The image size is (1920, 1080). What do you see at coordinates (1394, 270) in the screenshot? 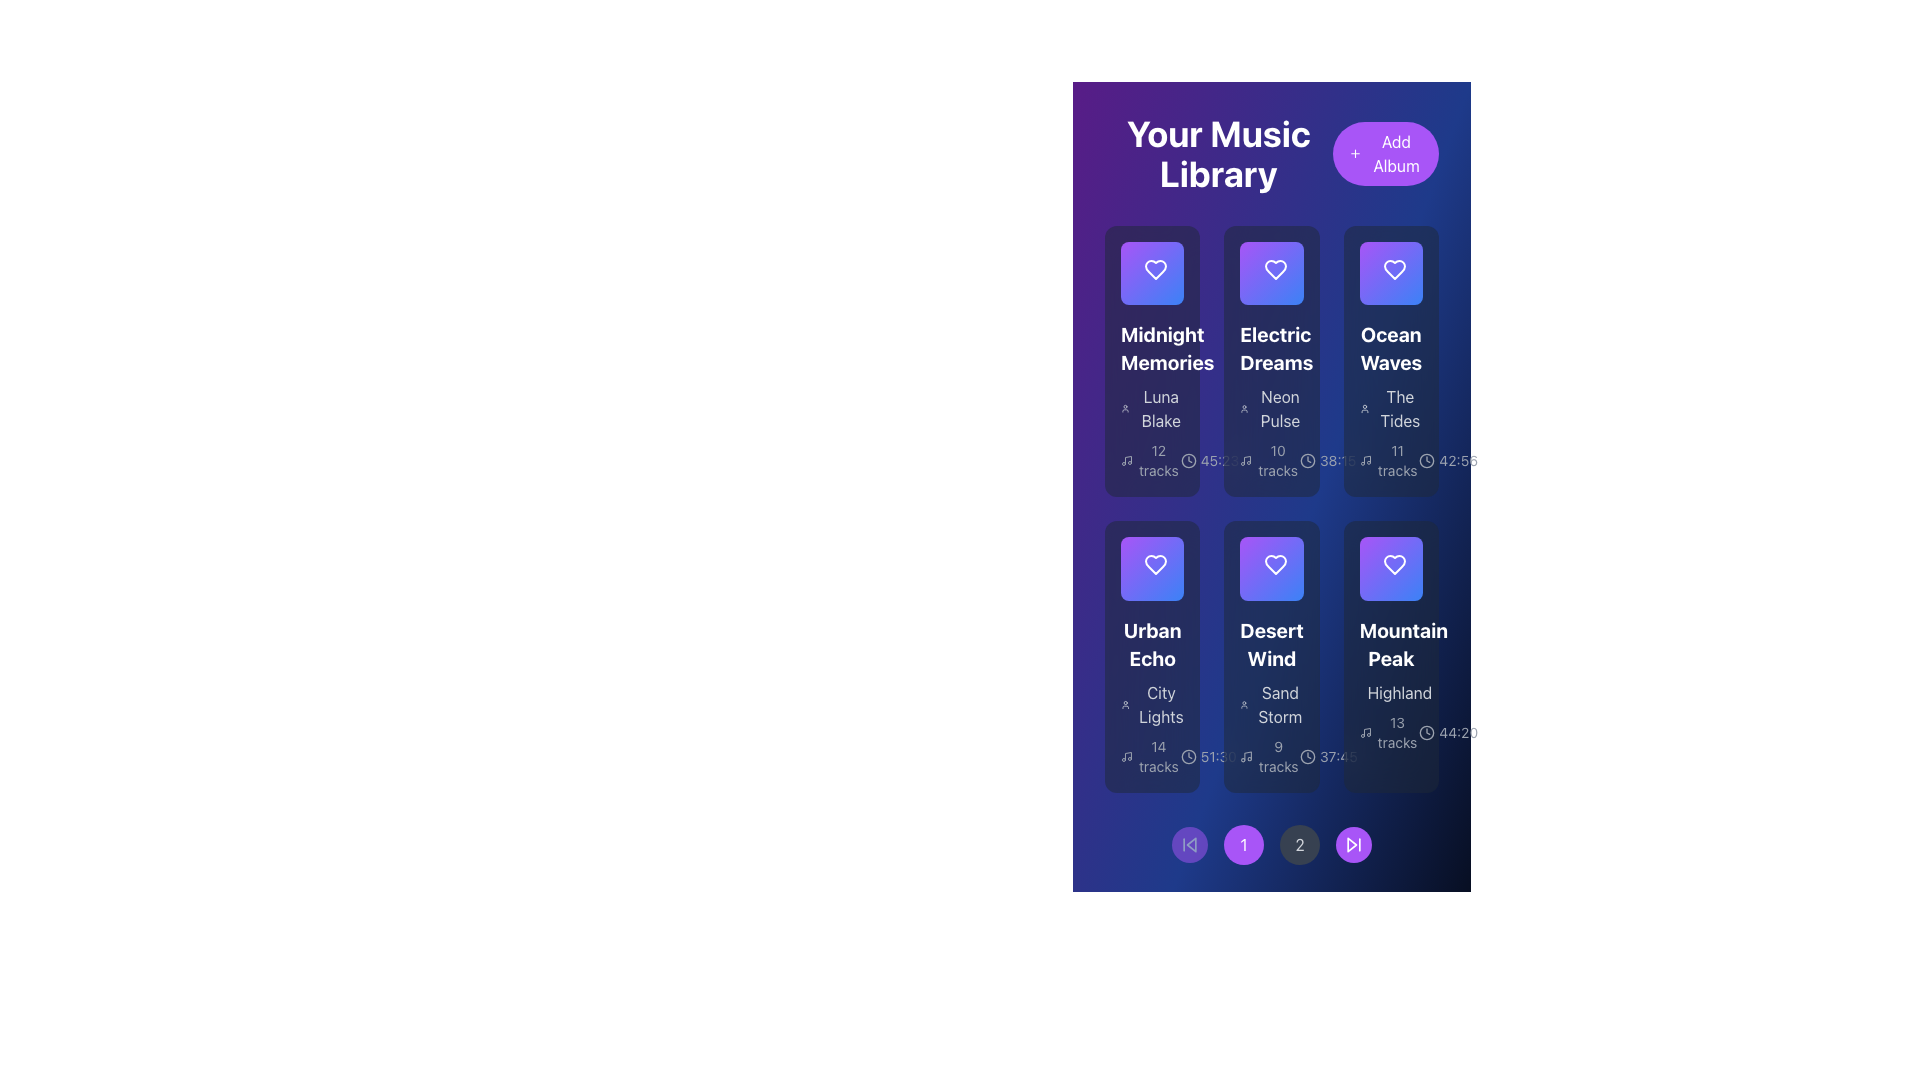
I see `the heart icon used to 'like' or 'favorite' the music album titled 'Ocean Waves'` at bounding box center [1394, 270].